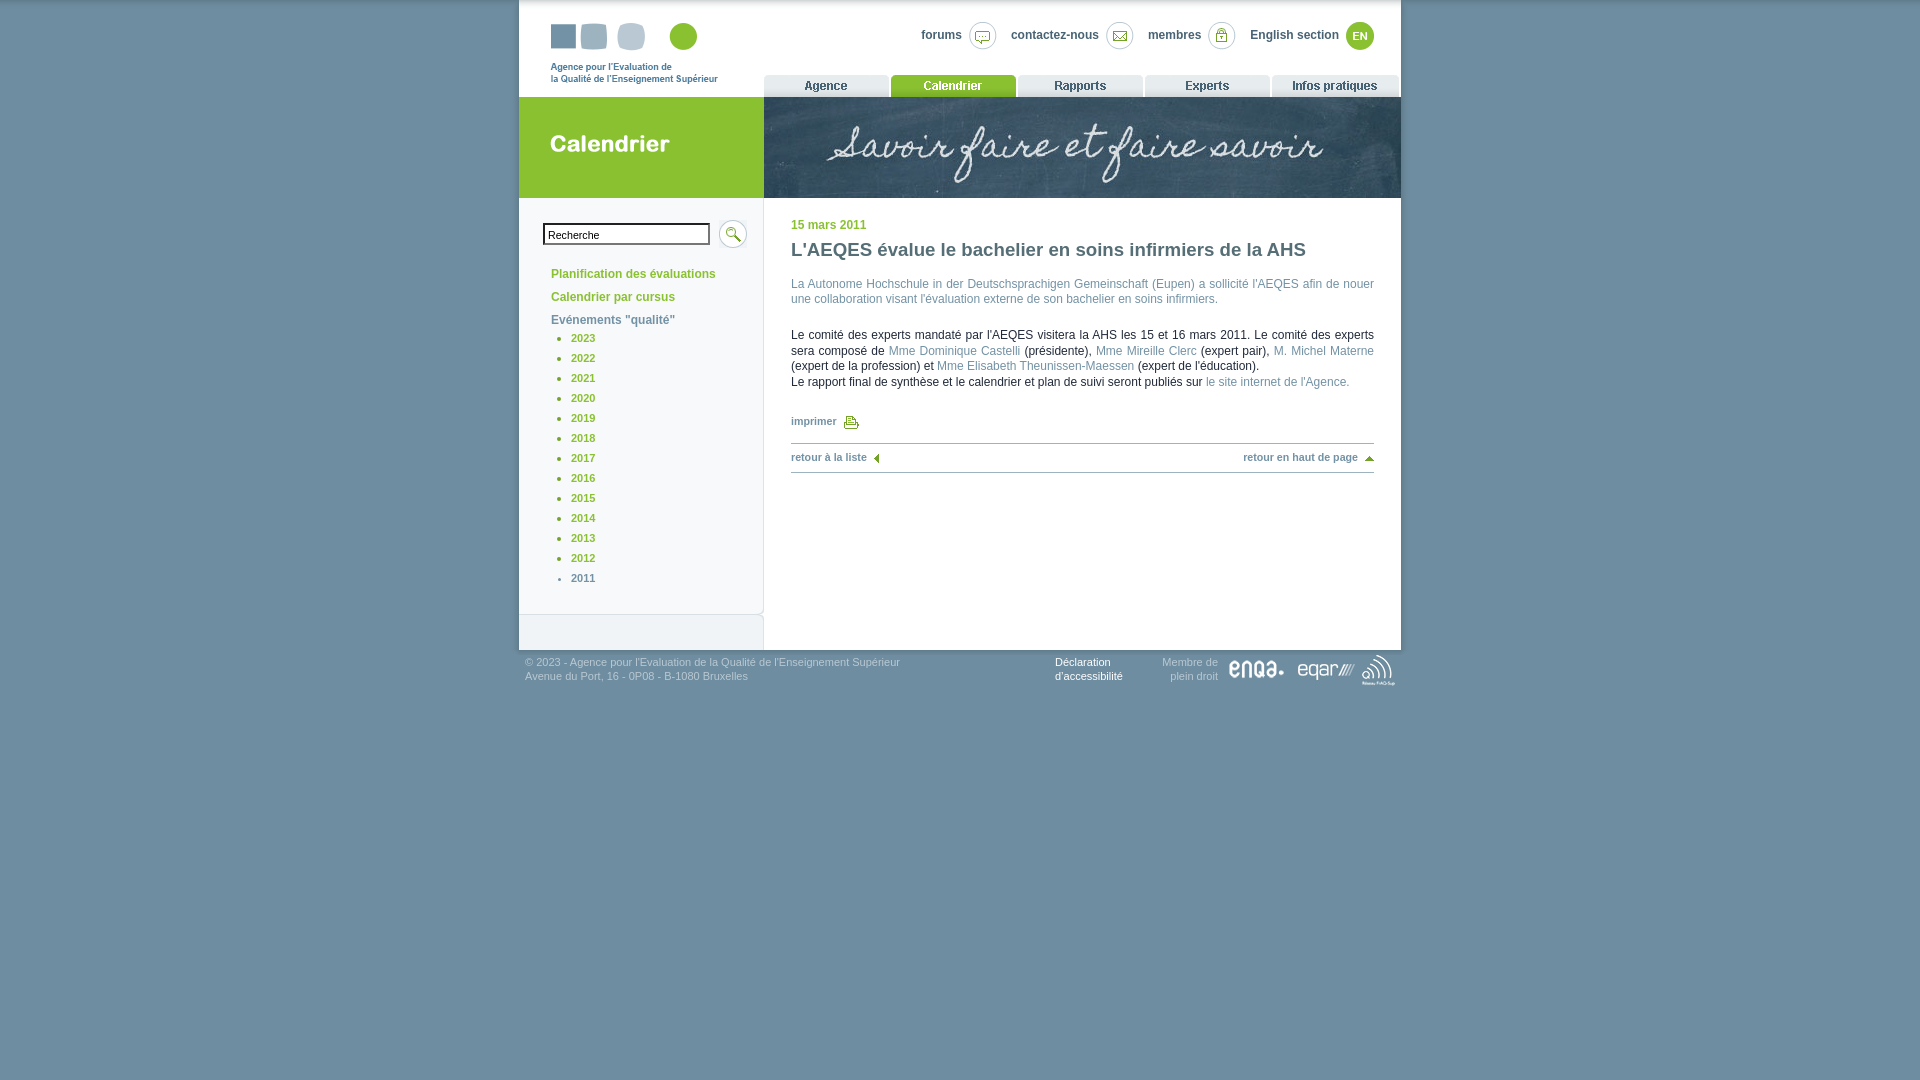 Image resolution: width=1920 pixels, height=1080 pixels. I want to click on '2019', so click(581, 416).